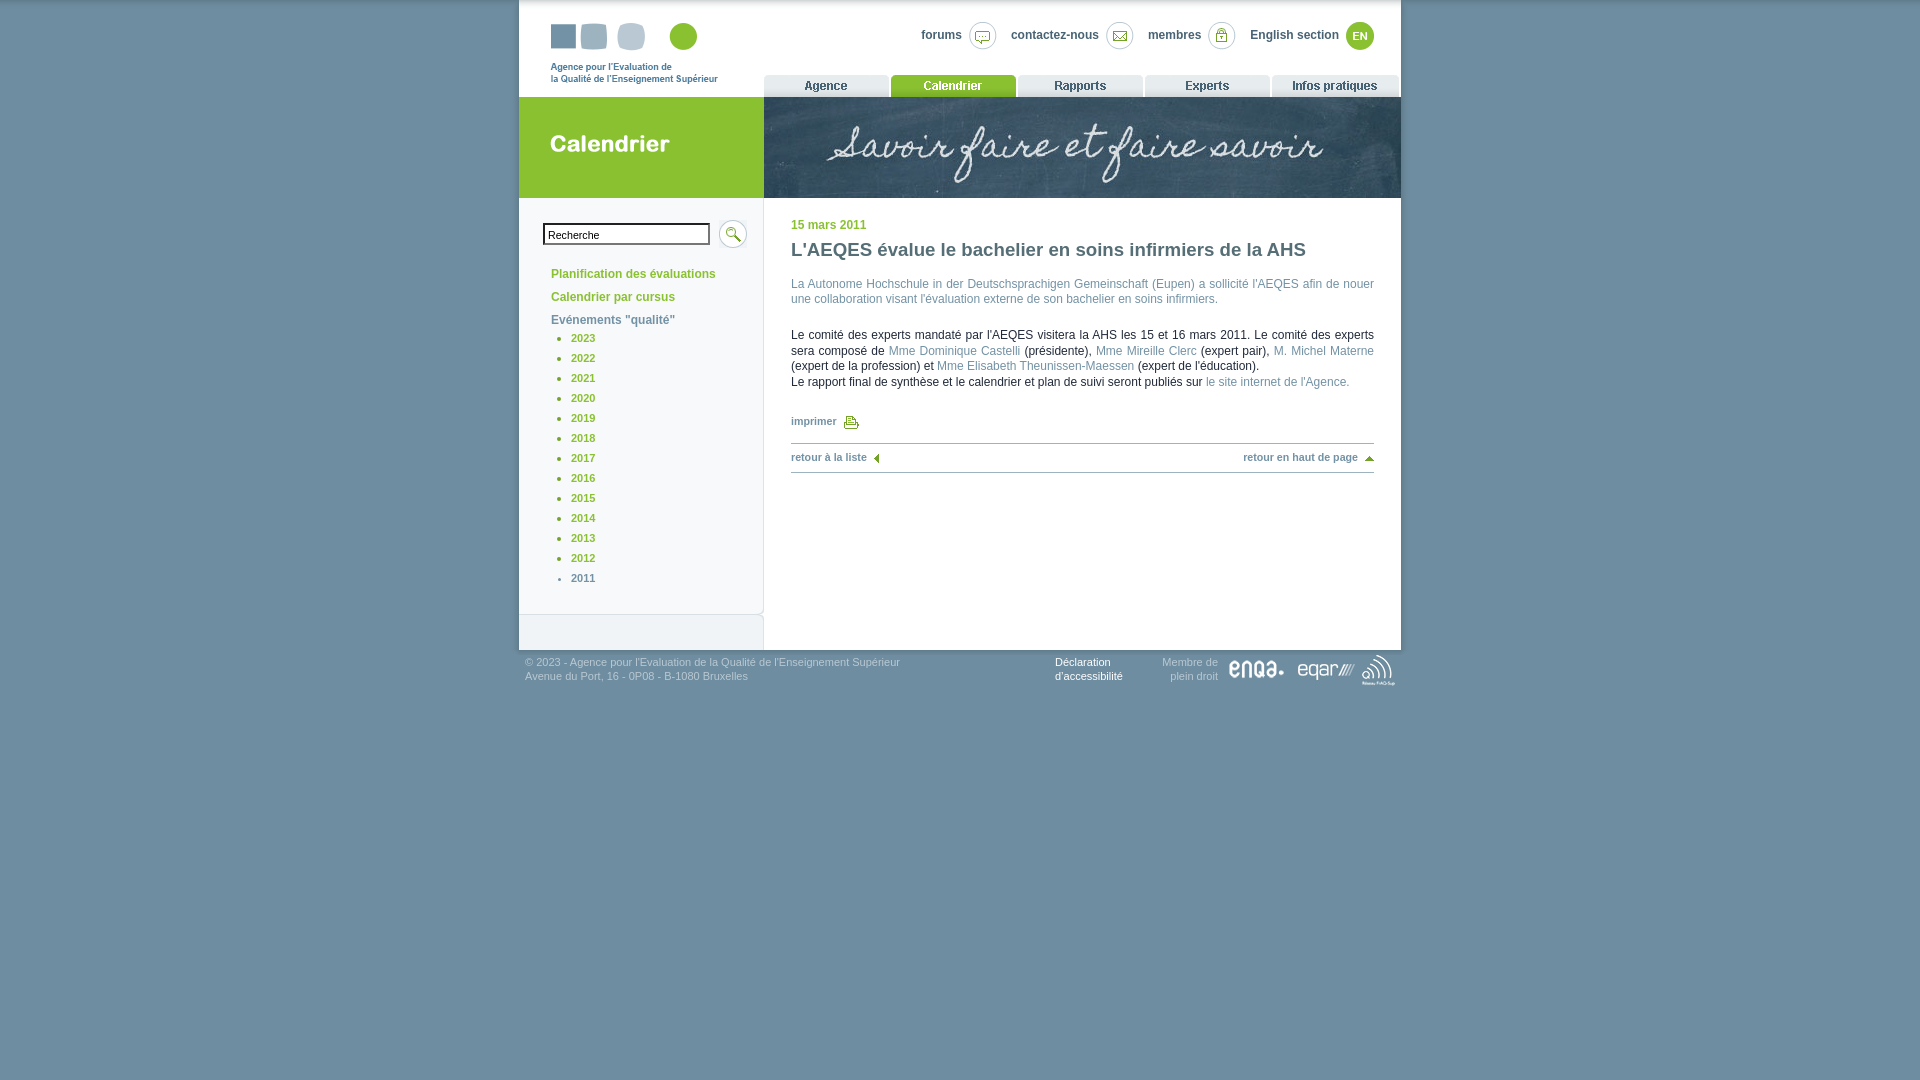 Image resolution: width=1920 pixels, height=1080 pixels. I want to click on '2019', so click(581, 416).